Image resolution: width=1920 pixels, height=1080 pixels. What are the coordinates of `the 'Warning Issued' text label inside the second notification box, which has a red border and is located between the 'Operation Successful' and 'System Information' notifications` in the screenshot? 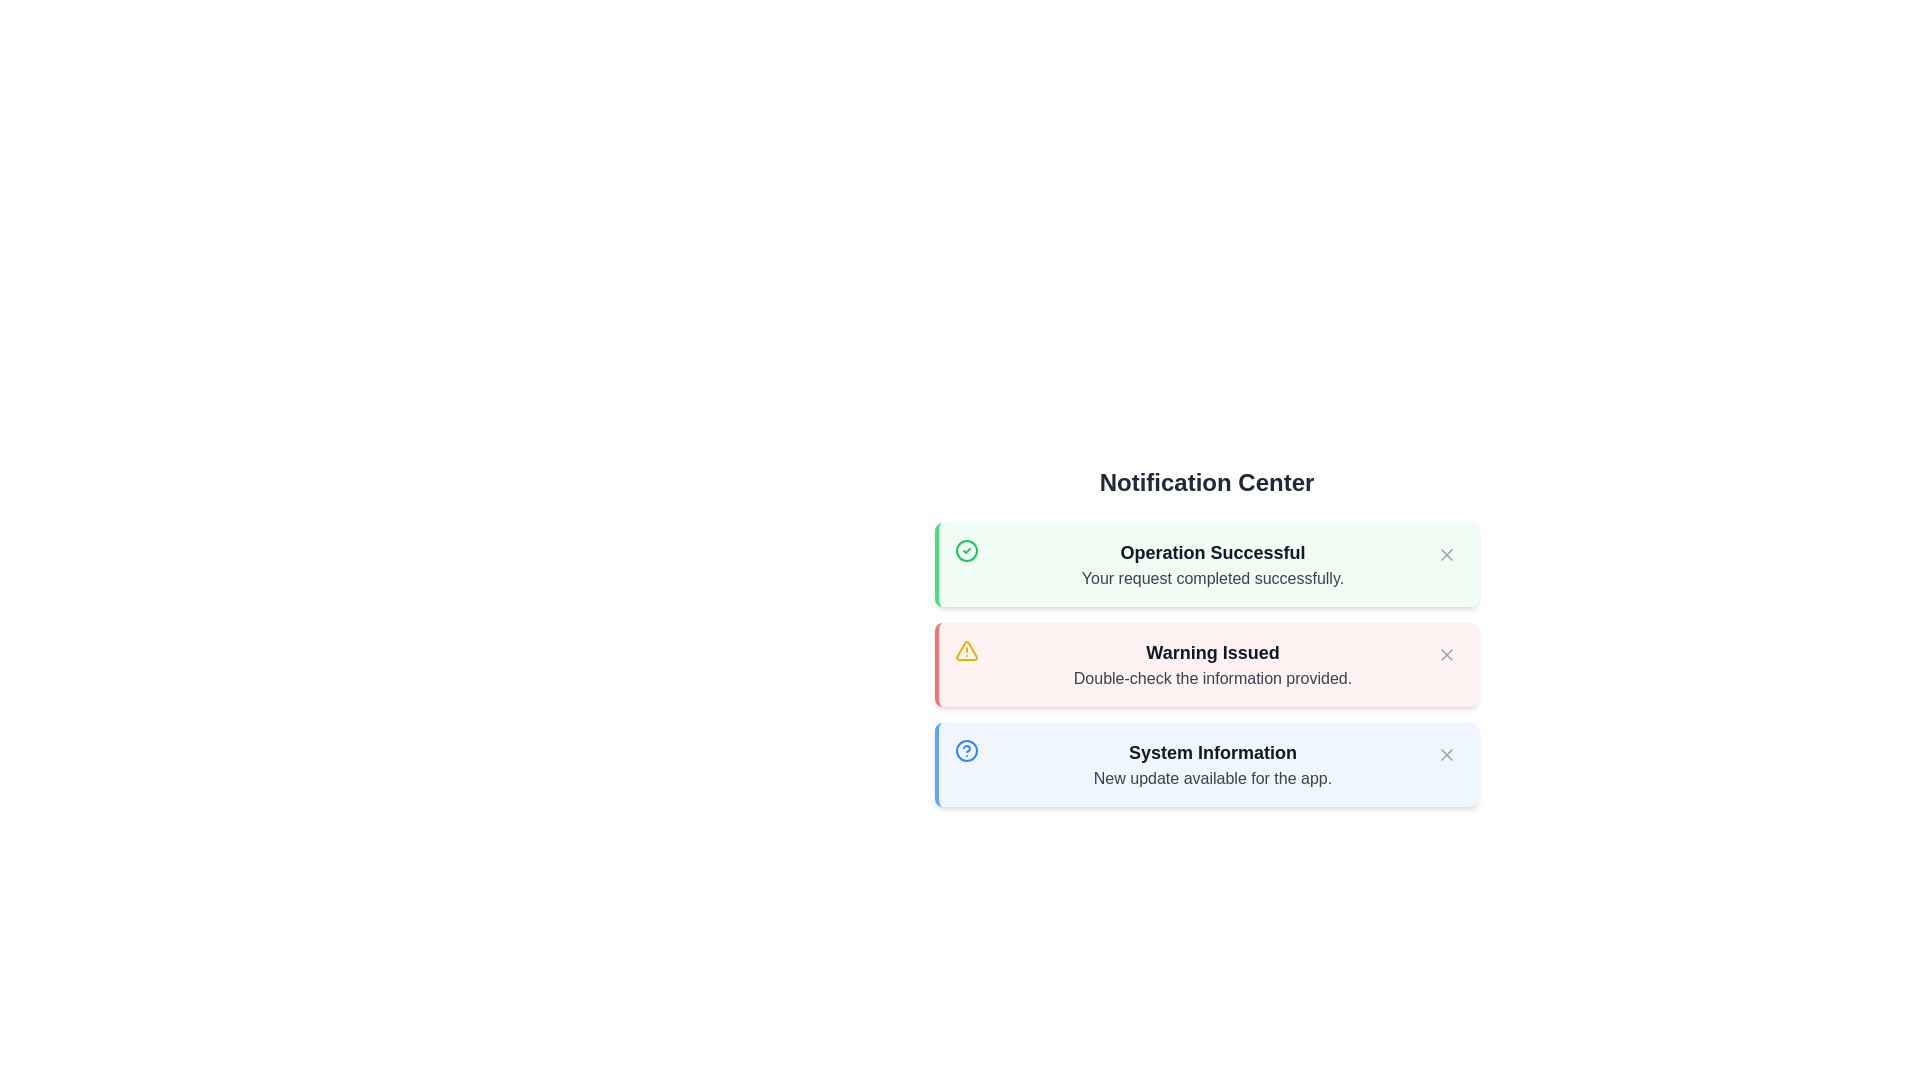 It's located at (1212, 652).